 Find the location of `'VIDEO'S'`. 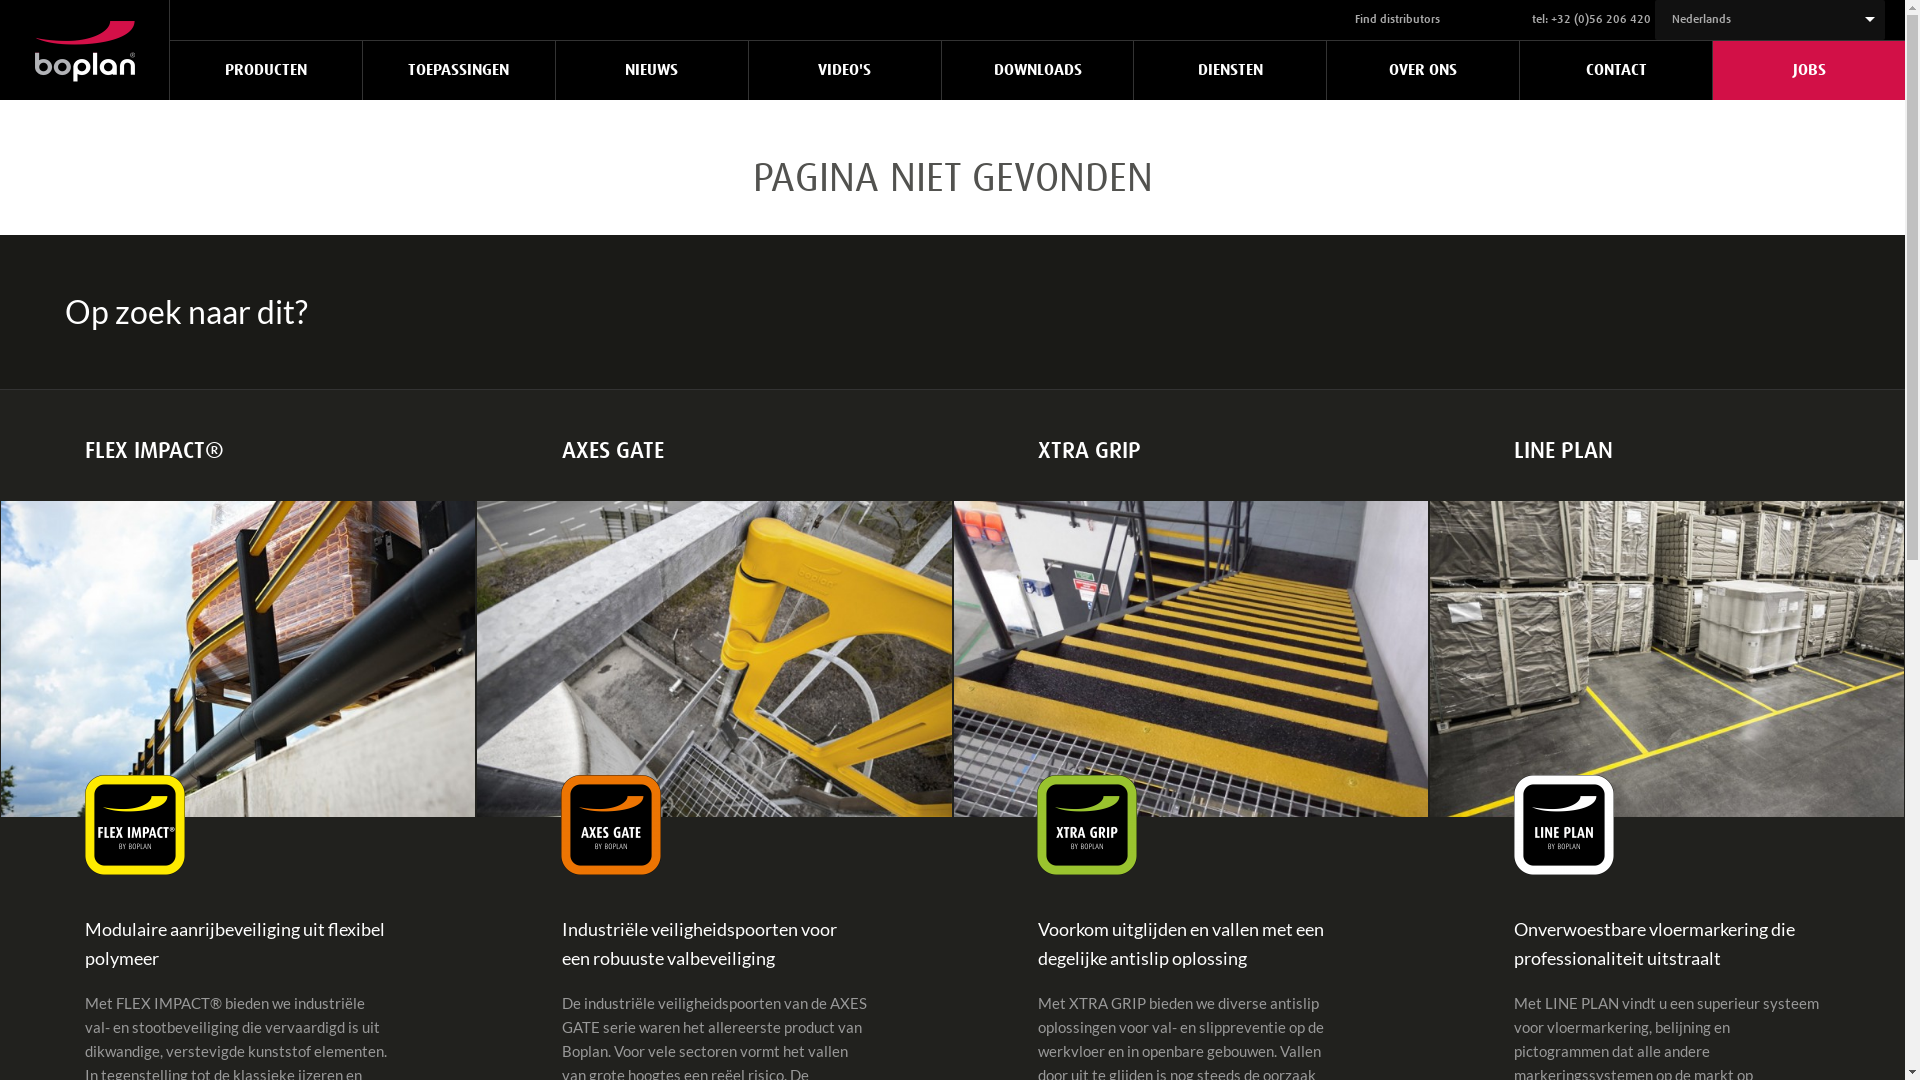

'VIDEO'S' is located at coordinates (747, 69).